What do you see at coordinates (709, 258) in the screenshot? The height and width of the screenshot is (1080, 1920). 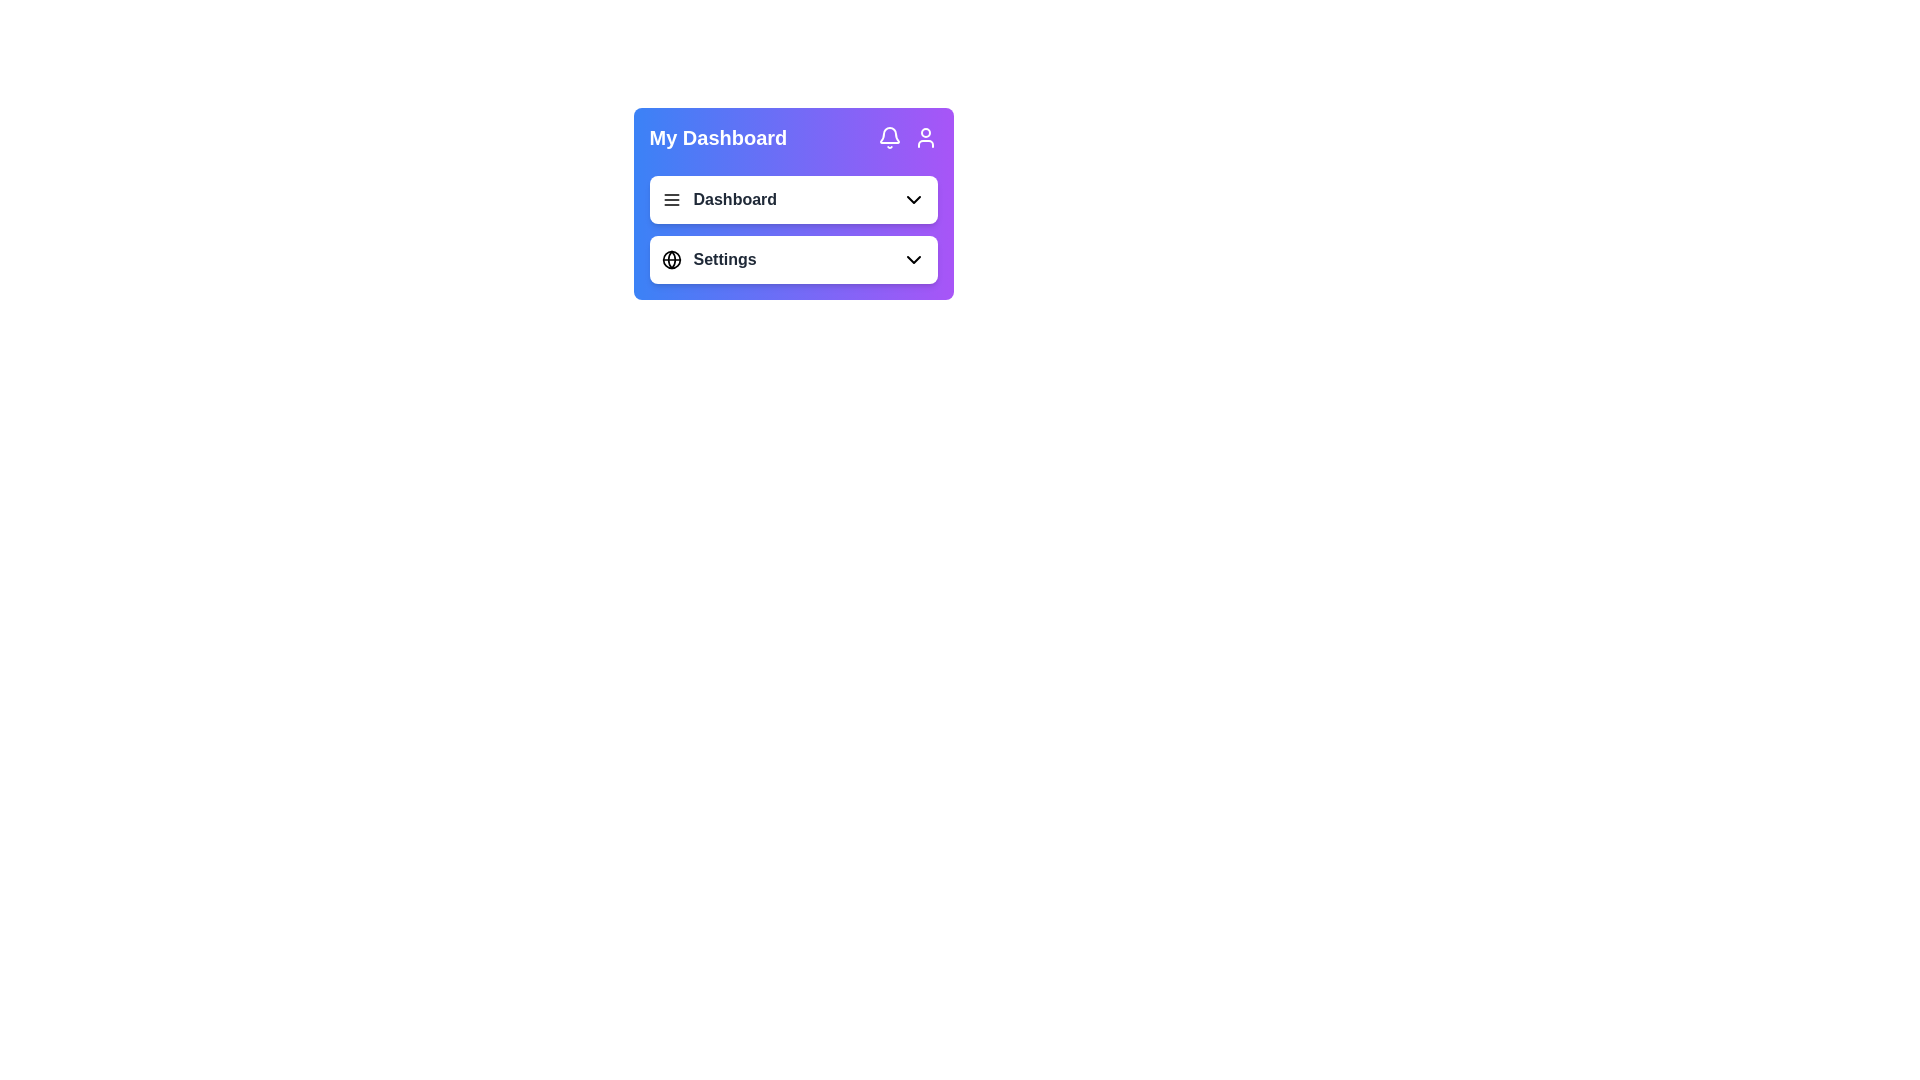 I see `the menu entry with an icon of a globe and text` at bounding box center [709, 258].